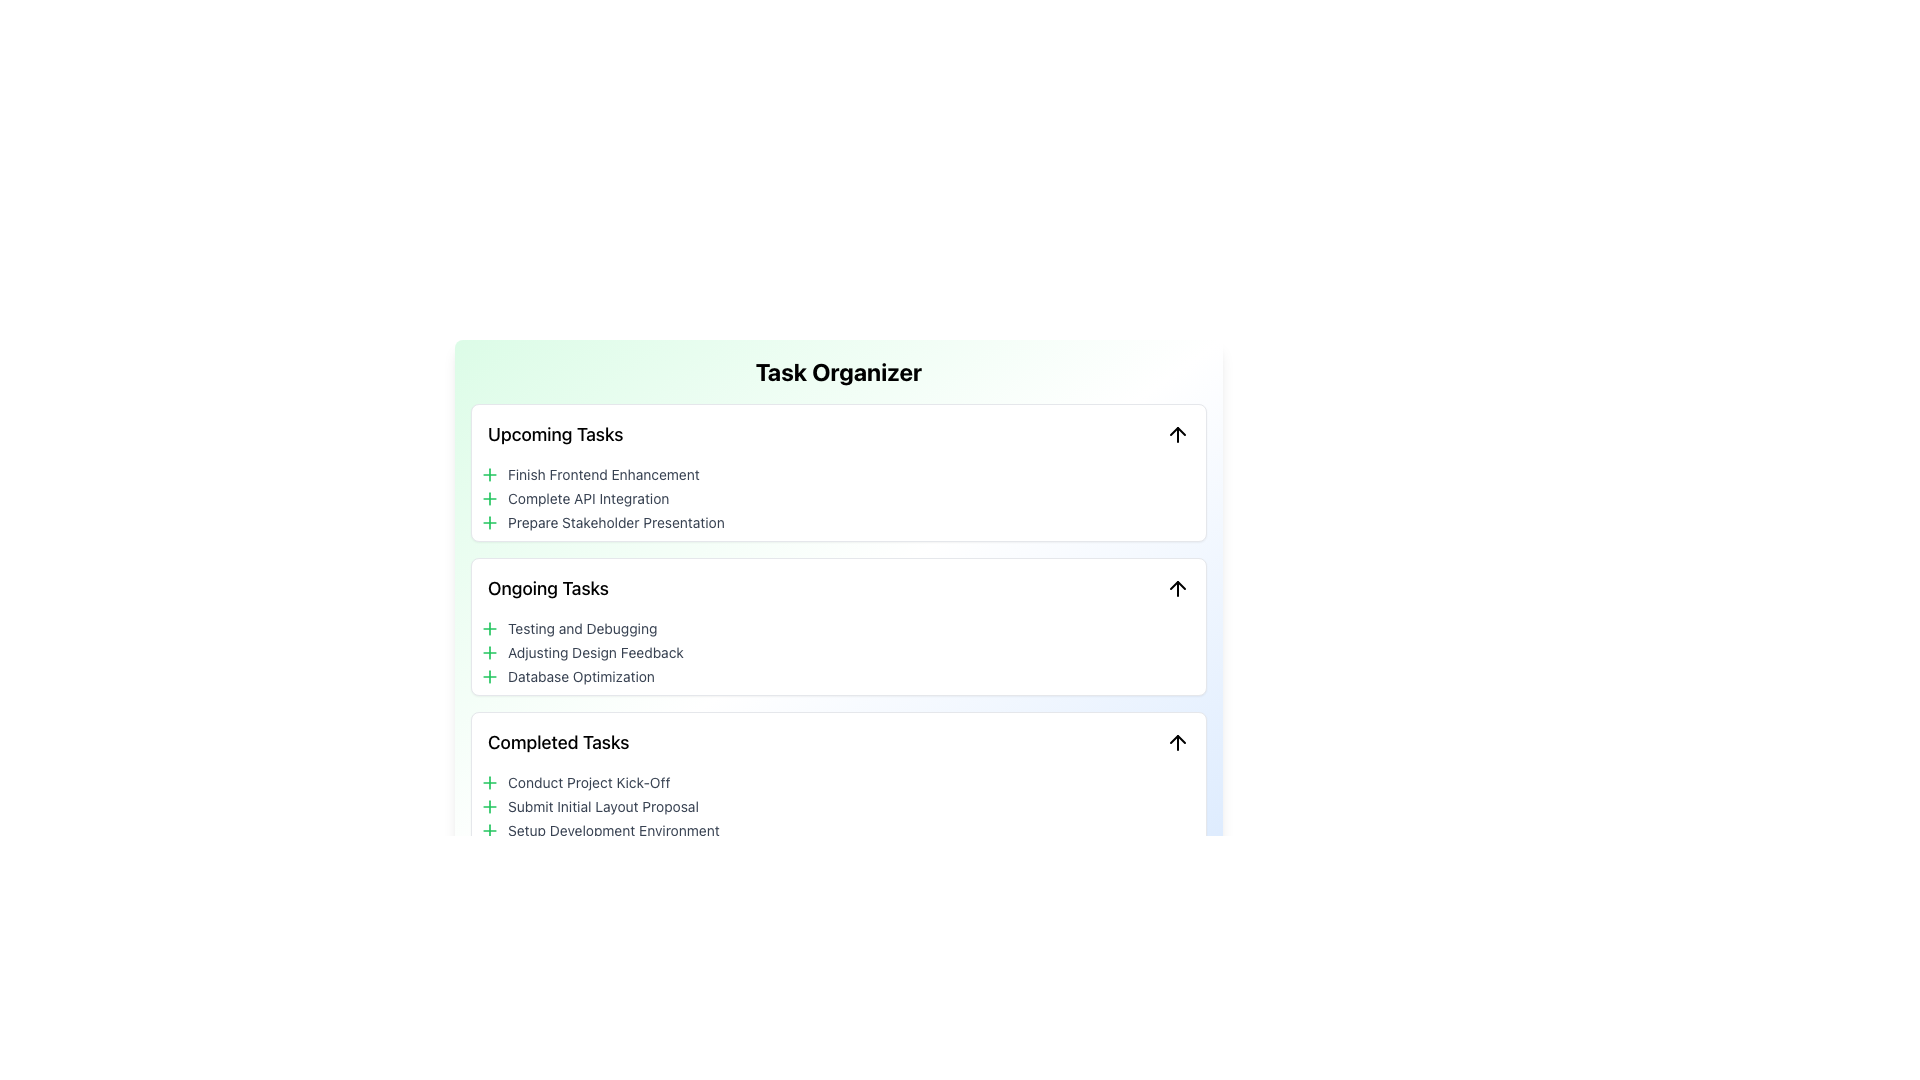 Image resolution: width=1920 pixels, height=1080 pixels. Describe the element at coordinates (489, 652) in the screenshot. I see `the green plus symbol icon located at the beginning of the 'Adjusting Design Feedback' list item in the 'Ongoing Tasks' section` at that location.